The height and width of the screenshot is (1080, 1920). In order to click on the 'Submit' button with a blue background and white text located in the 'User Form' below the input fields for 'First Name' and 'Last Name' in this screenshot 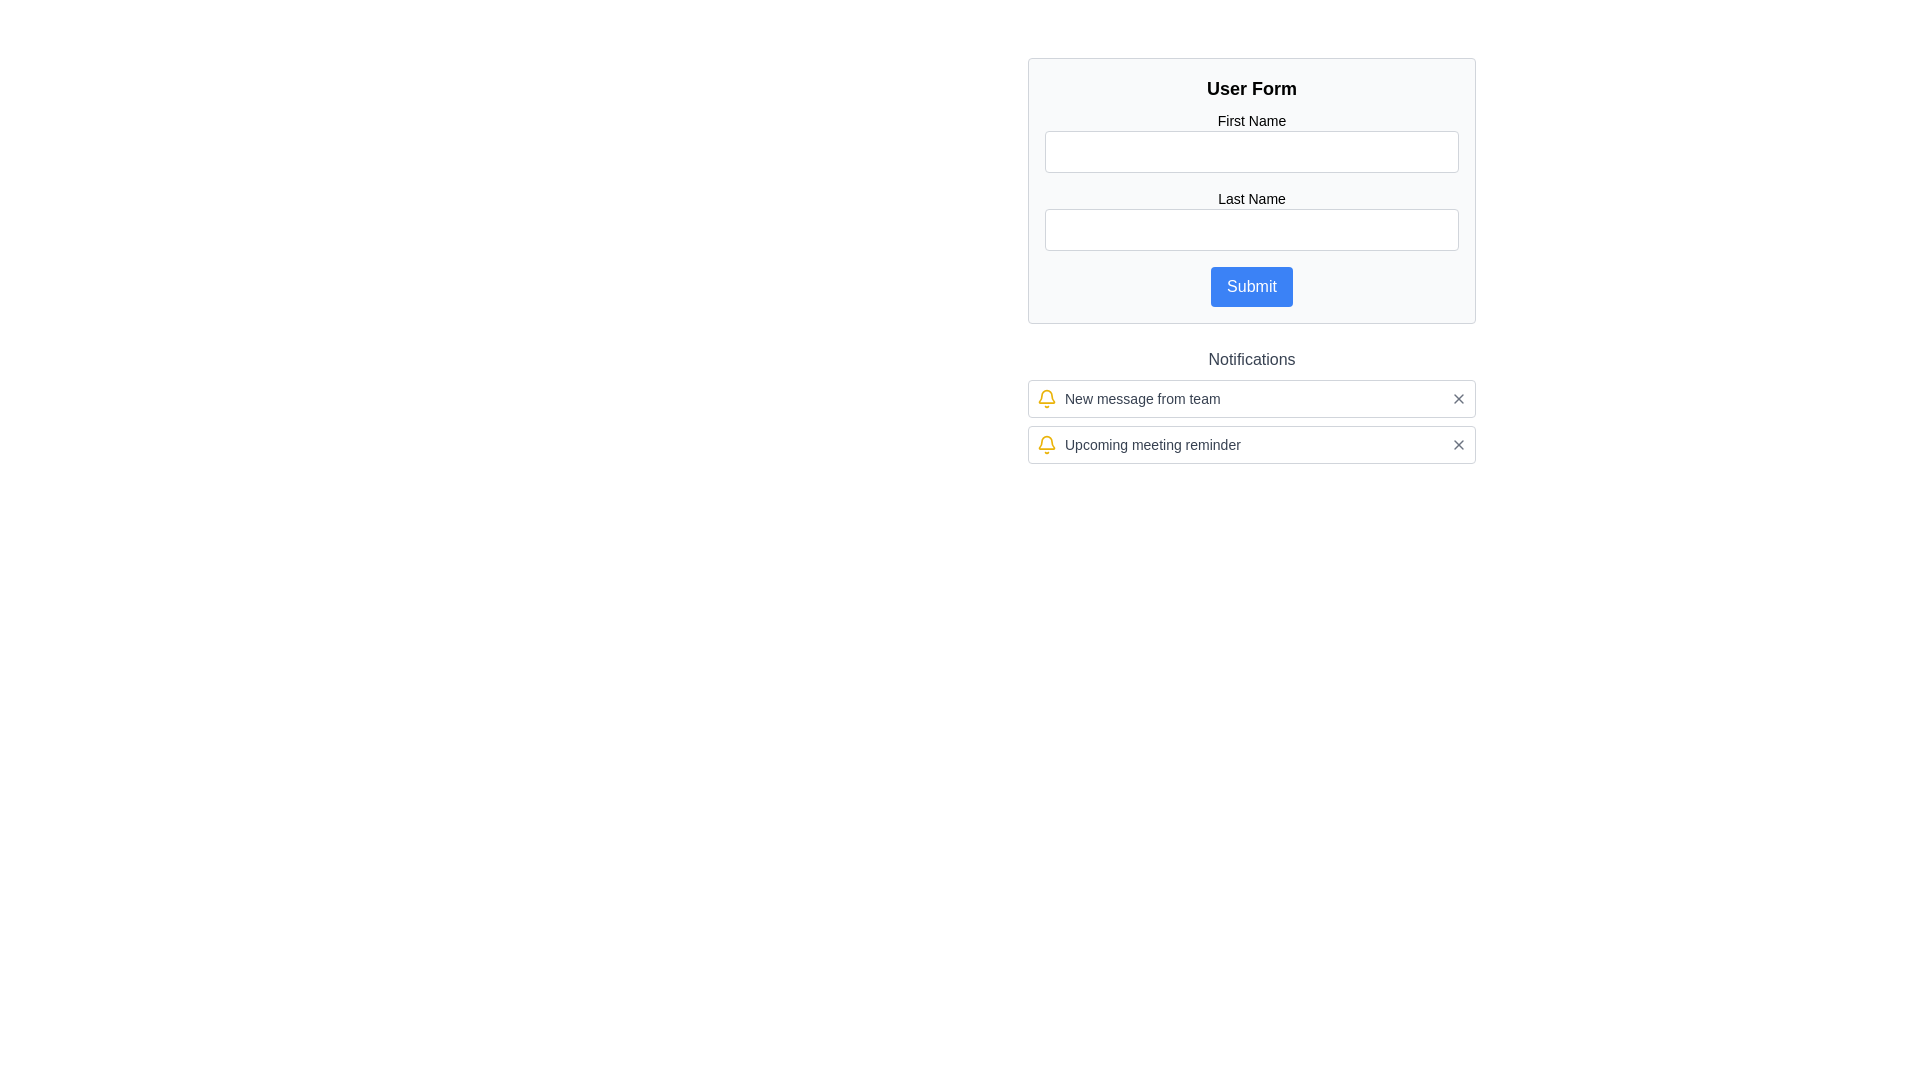, I will do `click(1251, 286)`.